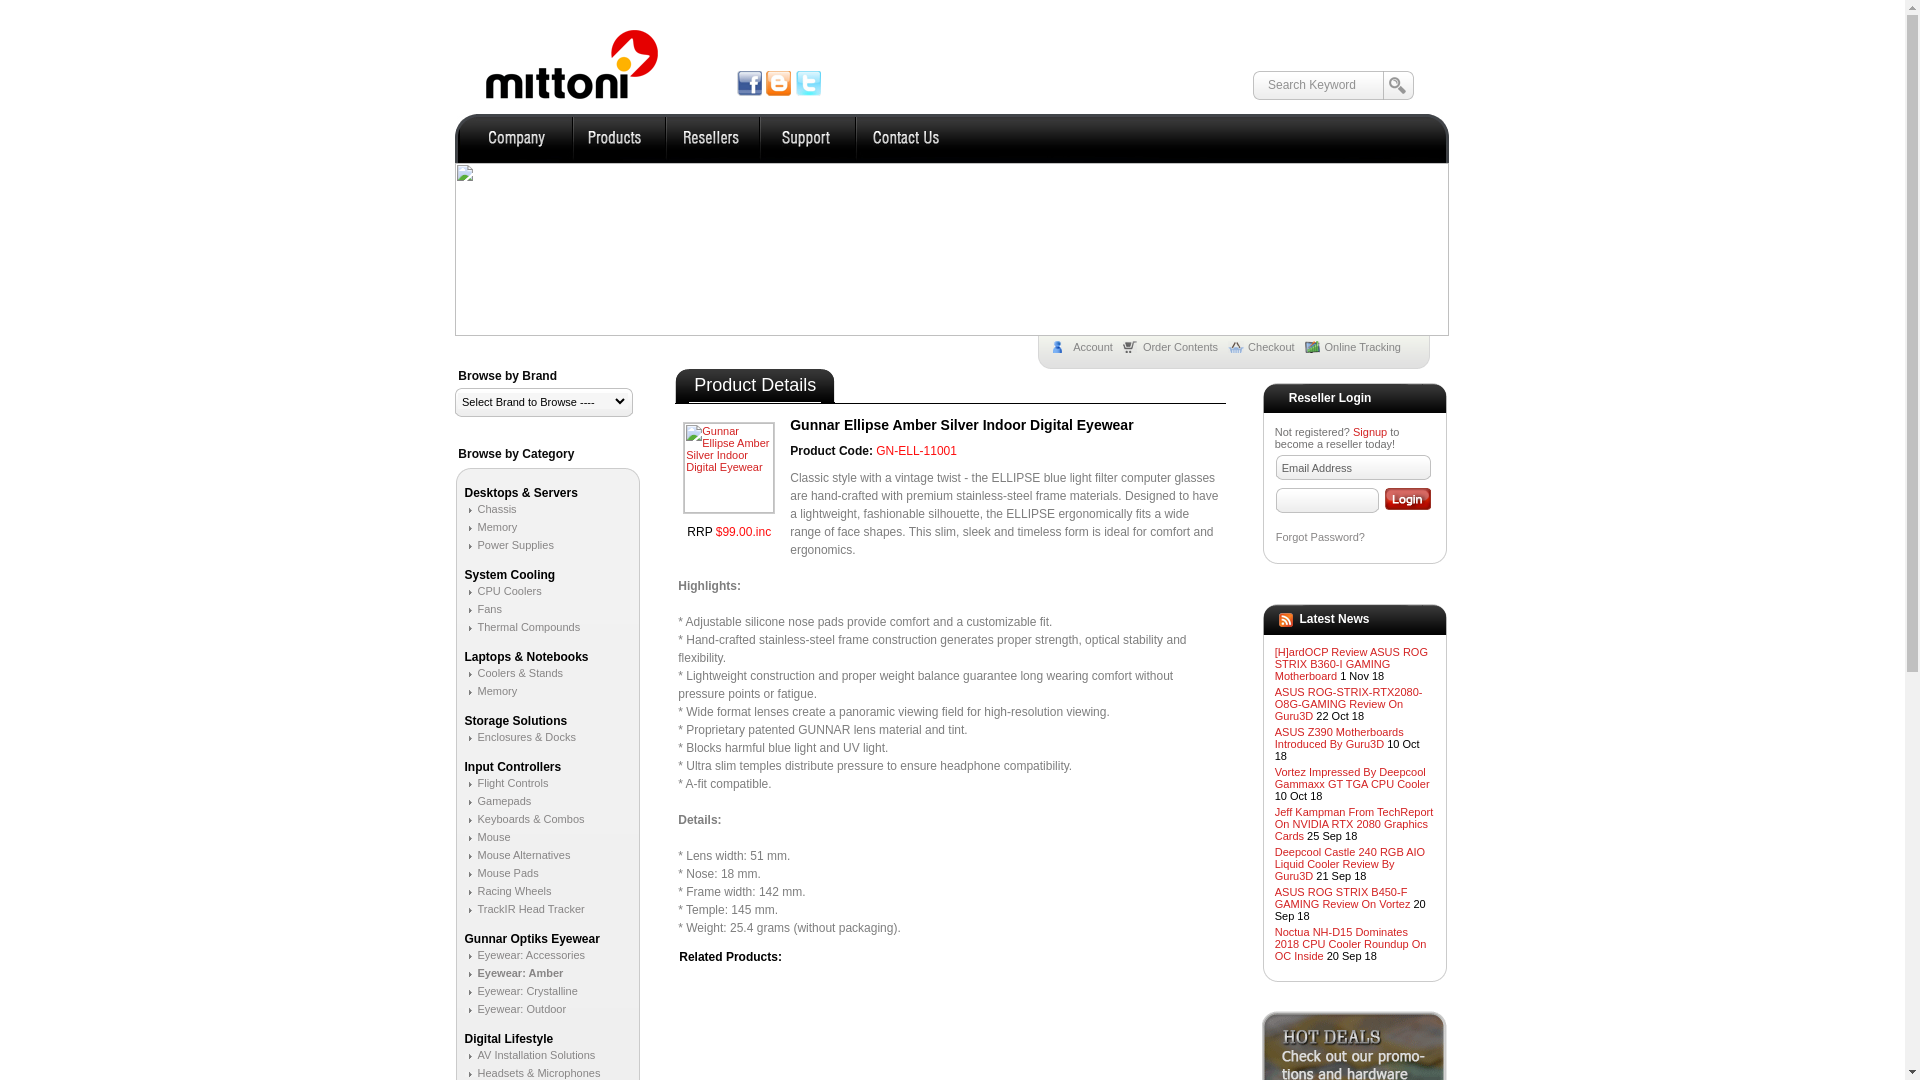 The image size is (1920, 1080). What do you see at coordinates (507, 890) in the screenshot?
I see `'Racing Wheels'` at bounding box center [507, 890].